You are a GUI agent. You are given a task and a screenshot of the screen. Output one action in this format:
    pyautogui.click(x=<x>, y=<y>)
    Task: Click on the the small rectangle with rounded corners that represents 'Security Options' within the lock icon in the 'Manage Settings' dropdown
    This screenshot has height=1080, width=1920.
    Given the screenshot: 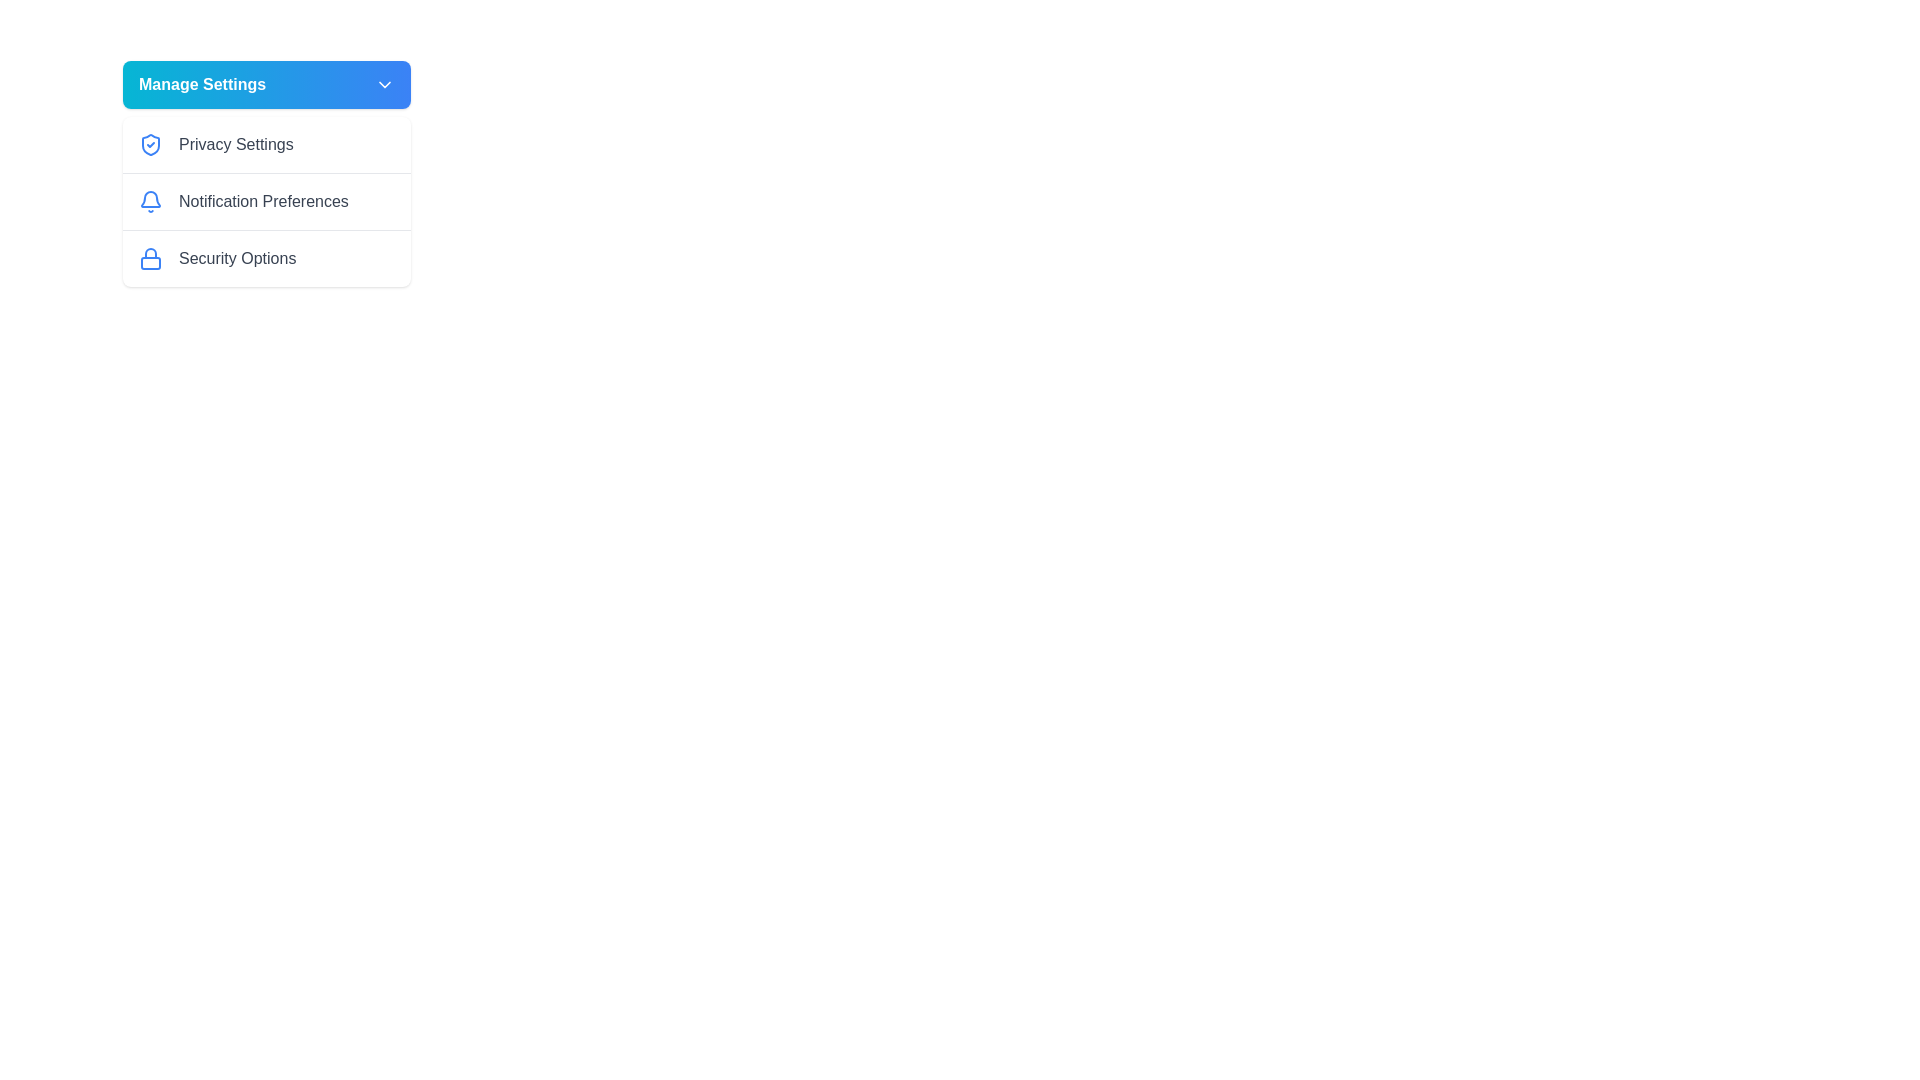 What is the action you would take?
    pyautogui.click(x=149, y=262)
    